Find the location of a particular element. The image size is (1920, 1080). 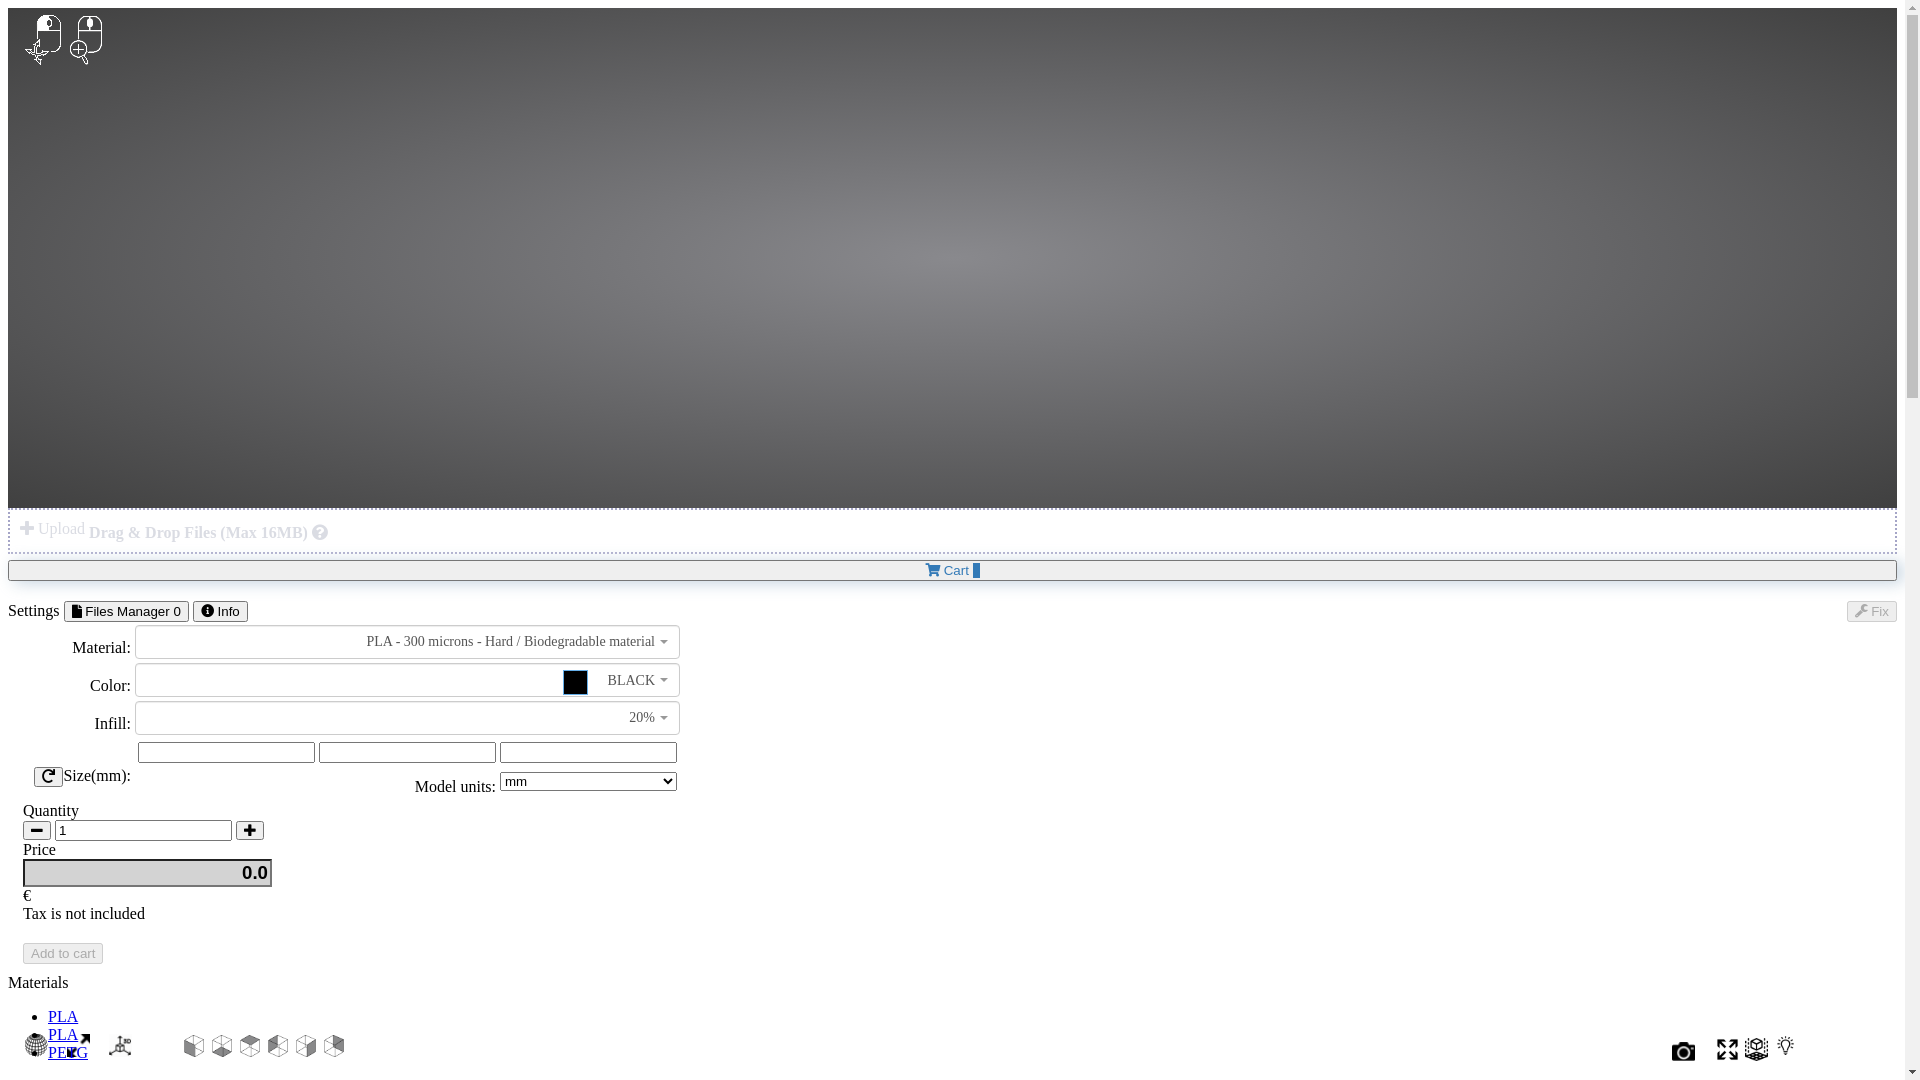

'Fix' is located at coordinates (1871, 610).